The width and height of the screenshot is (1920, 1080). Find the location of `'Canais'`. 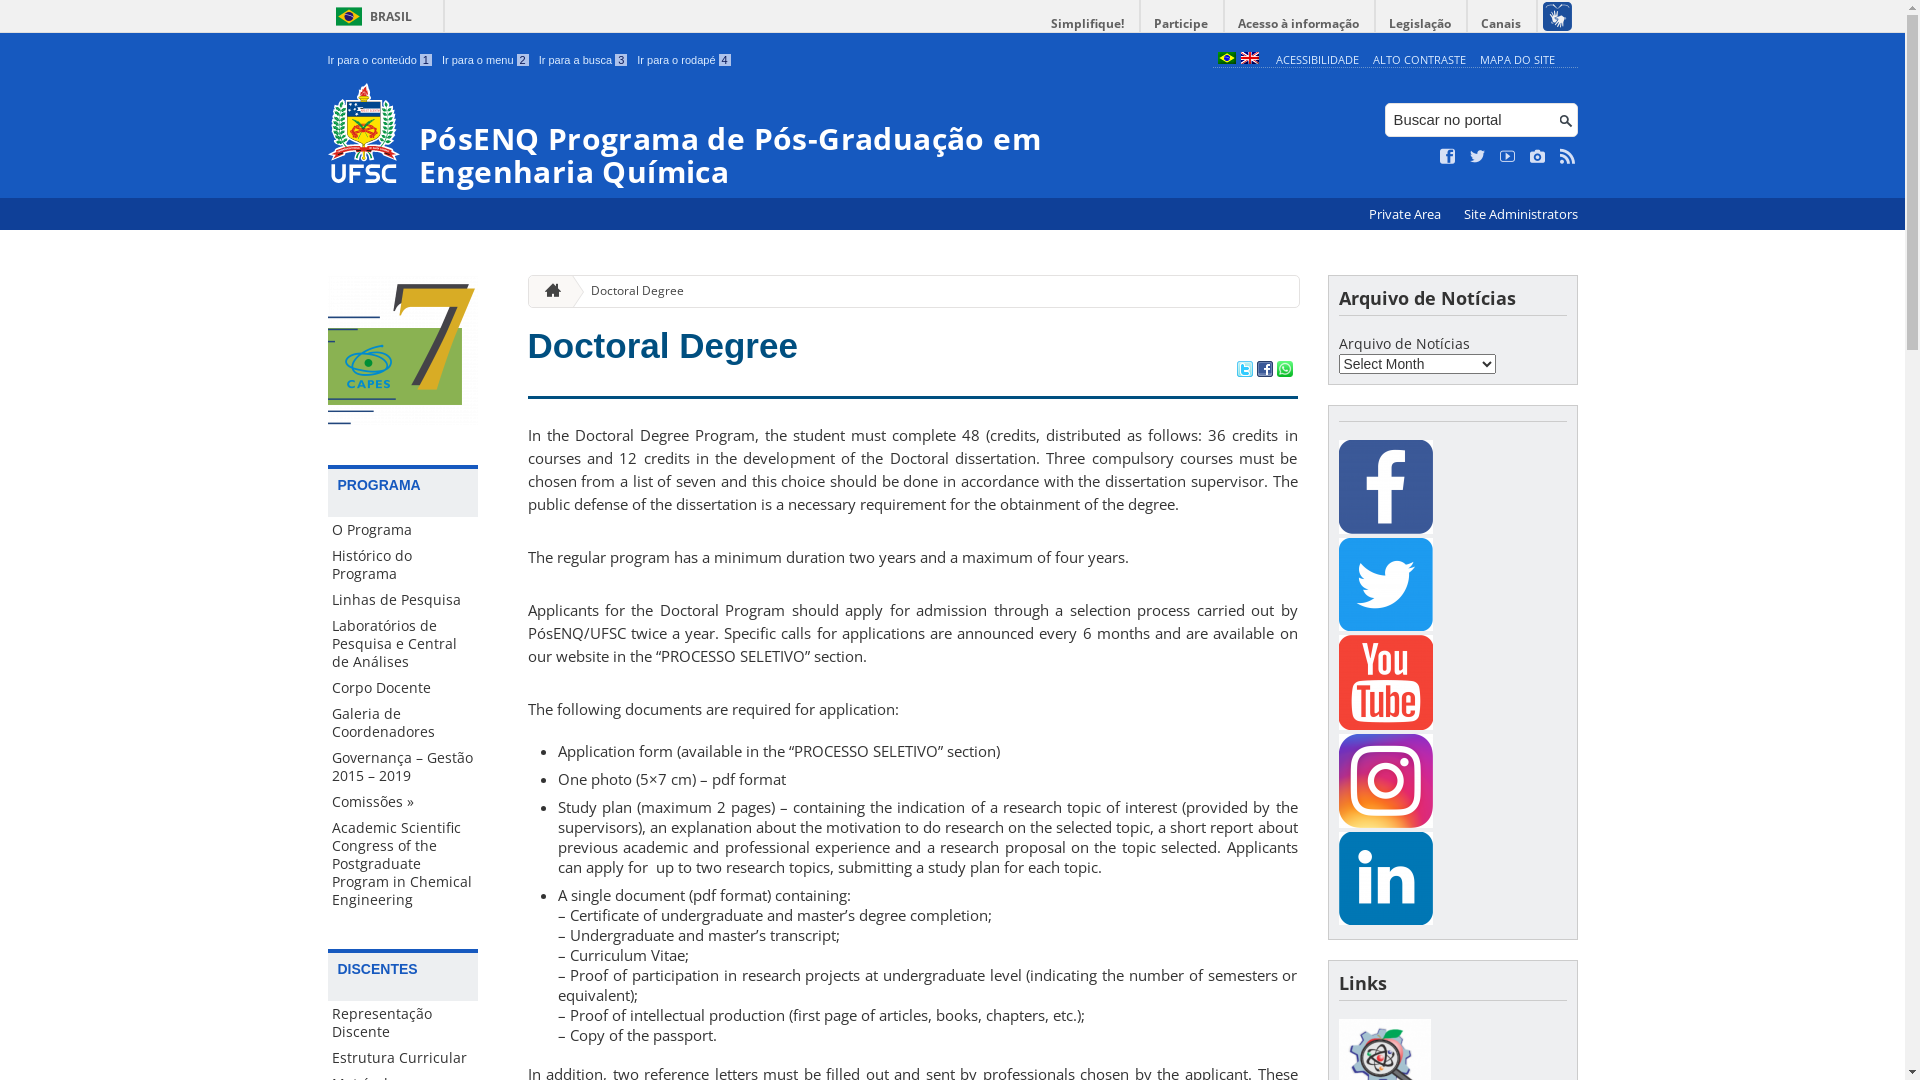

'Canais' is located at coordinates (1502, 23).